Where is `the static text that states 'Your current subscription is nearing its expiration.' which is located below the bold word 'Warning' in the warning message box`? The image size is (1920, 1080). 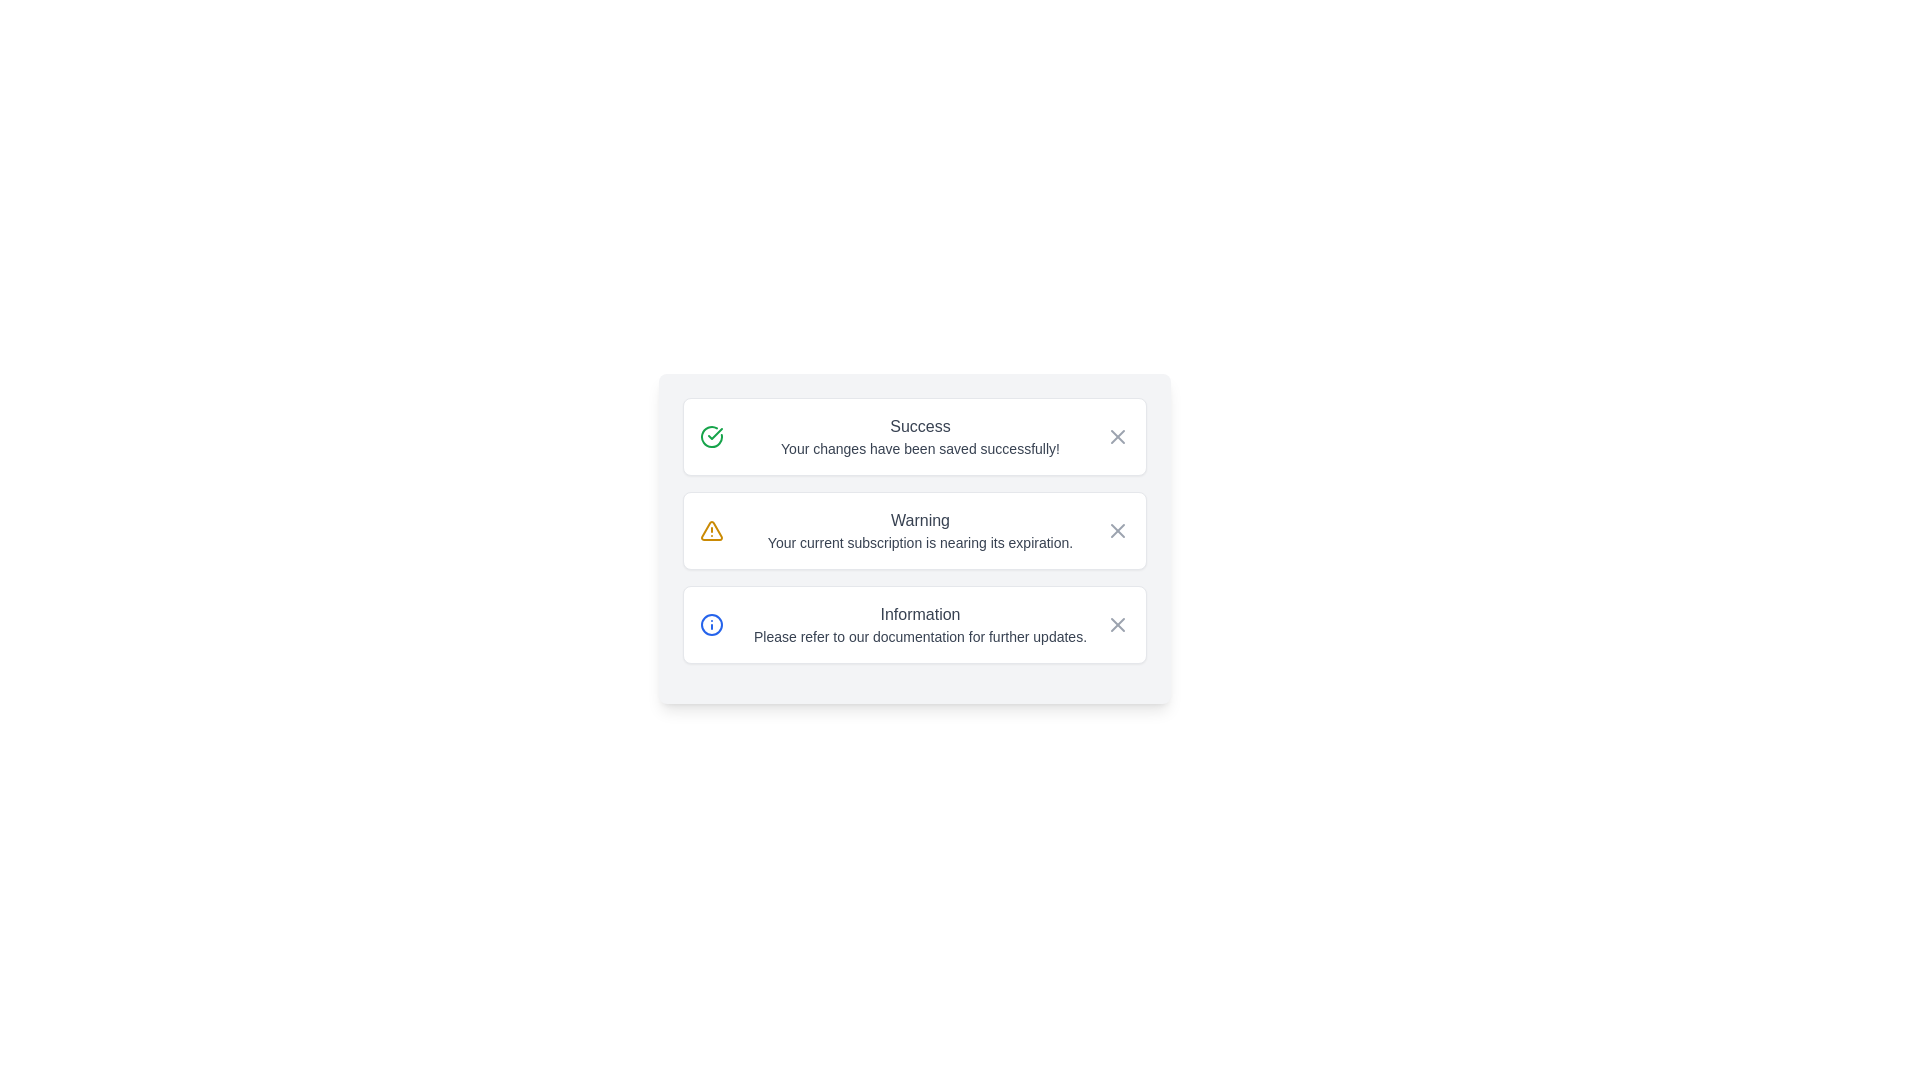 the static text that states 'Your current subscription is nearing its expiration.' which is located below the bold word 'Warning' in the warning message box is located at coordinates (919, 543).